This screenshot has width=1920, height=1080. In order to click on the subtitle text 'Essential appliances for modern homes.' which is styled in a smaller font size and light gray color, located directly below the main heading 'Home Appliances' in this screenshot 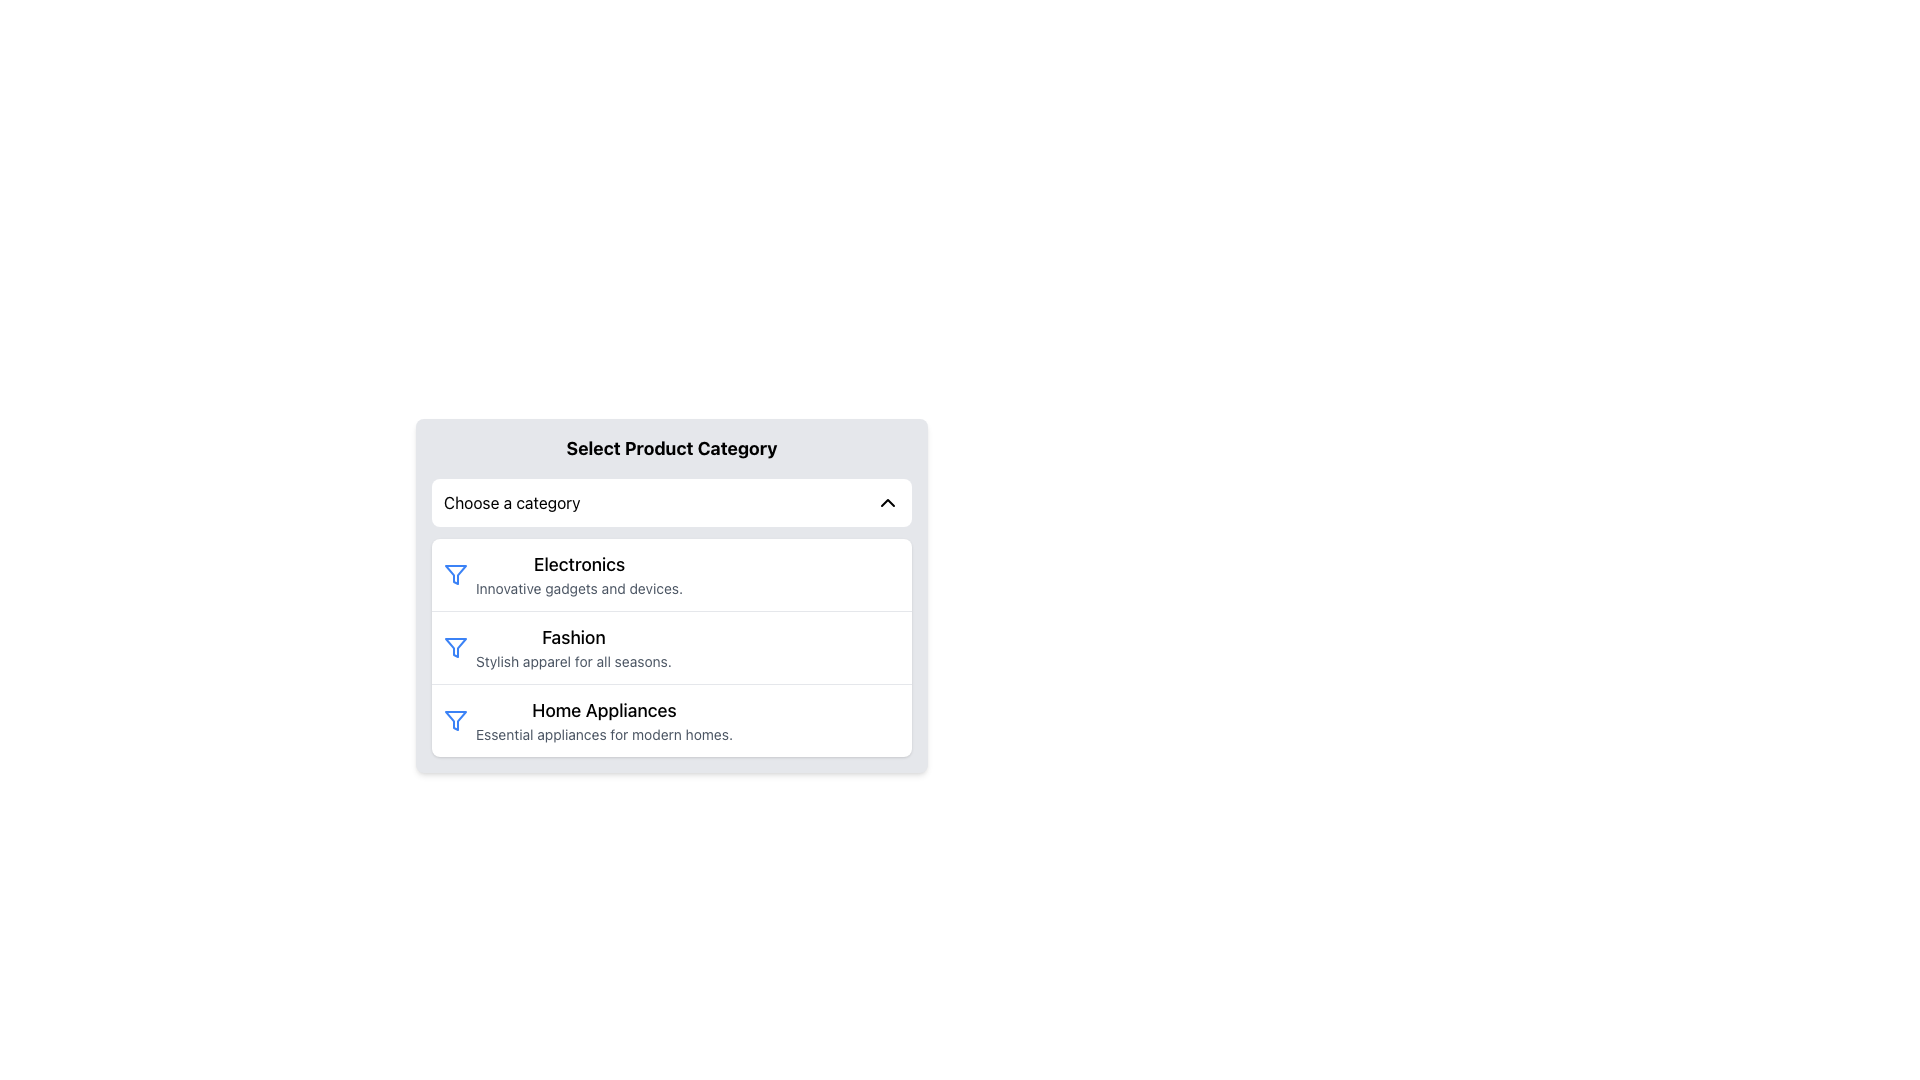, I will do `click(603, 735)`.